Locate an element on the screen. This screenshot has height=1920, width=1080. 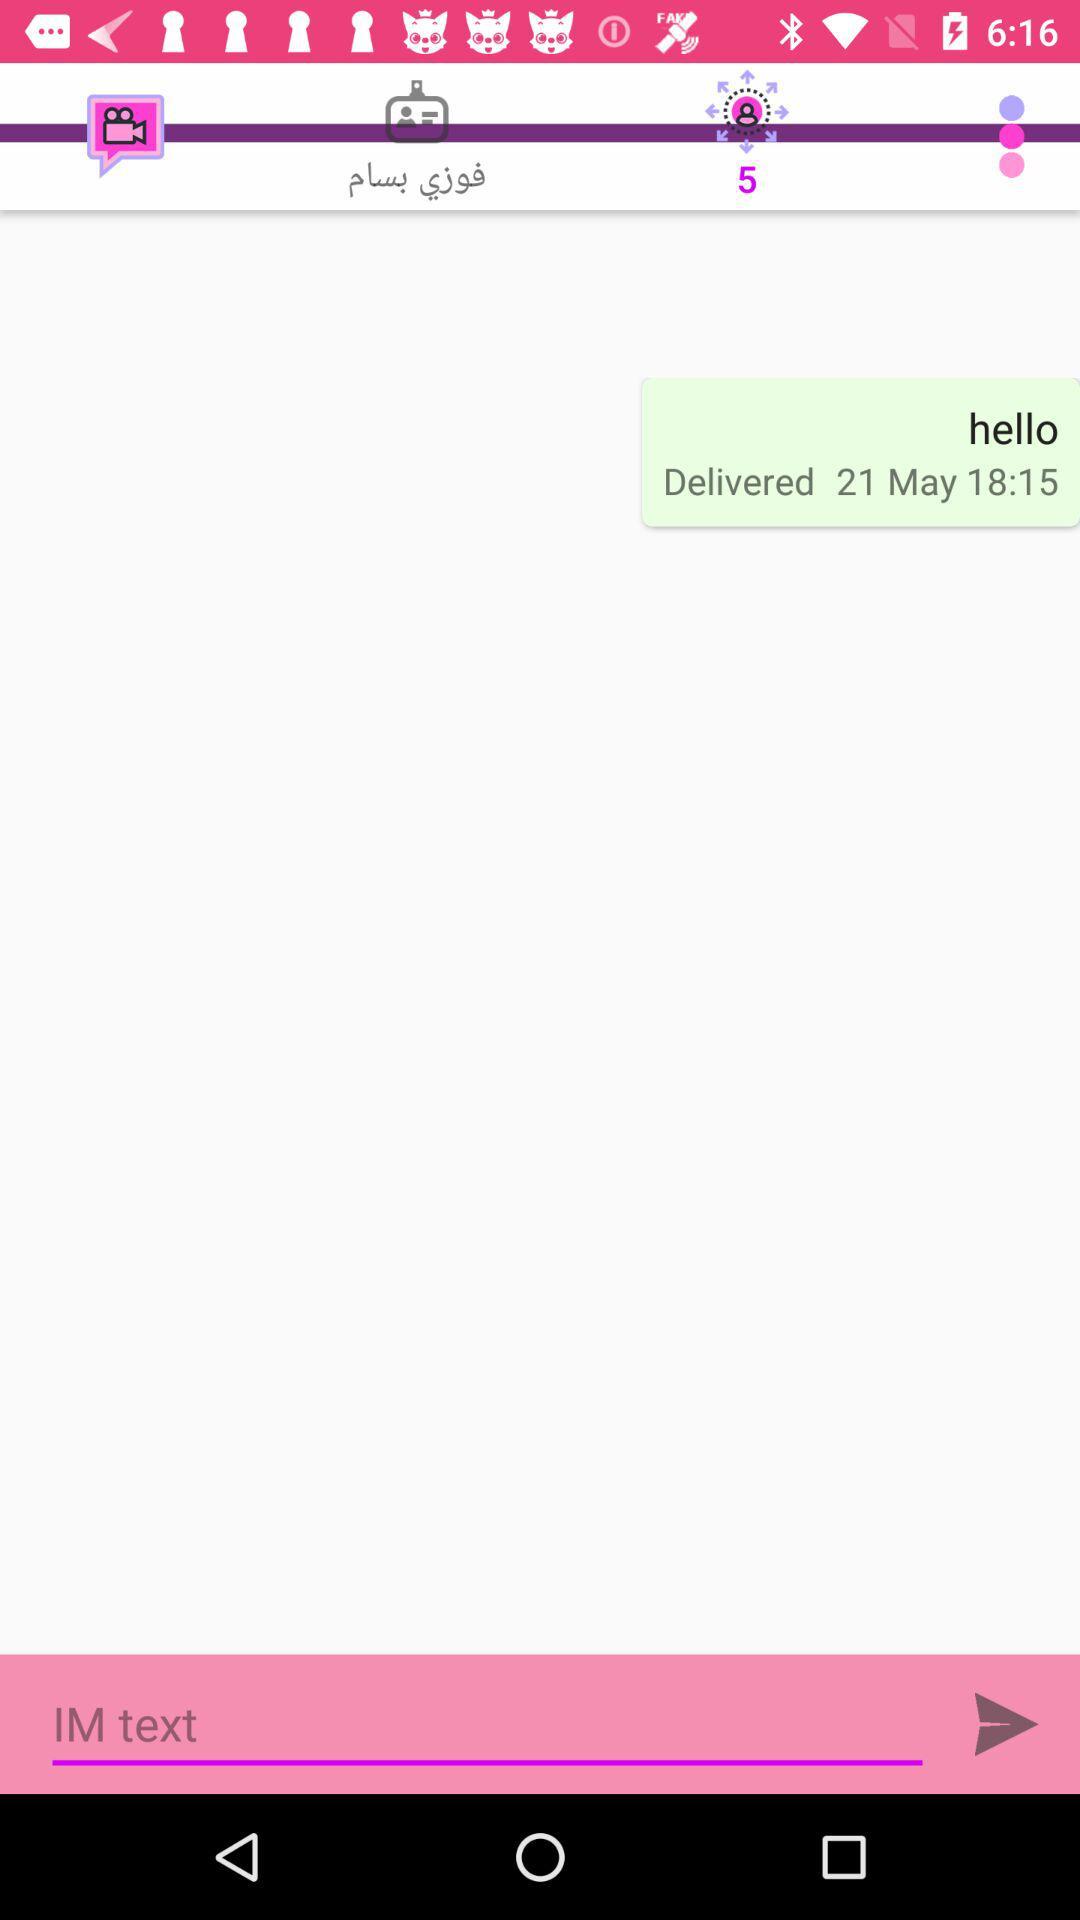
the item below the 21 may 18 item is located at coordinates (1006, 1723).